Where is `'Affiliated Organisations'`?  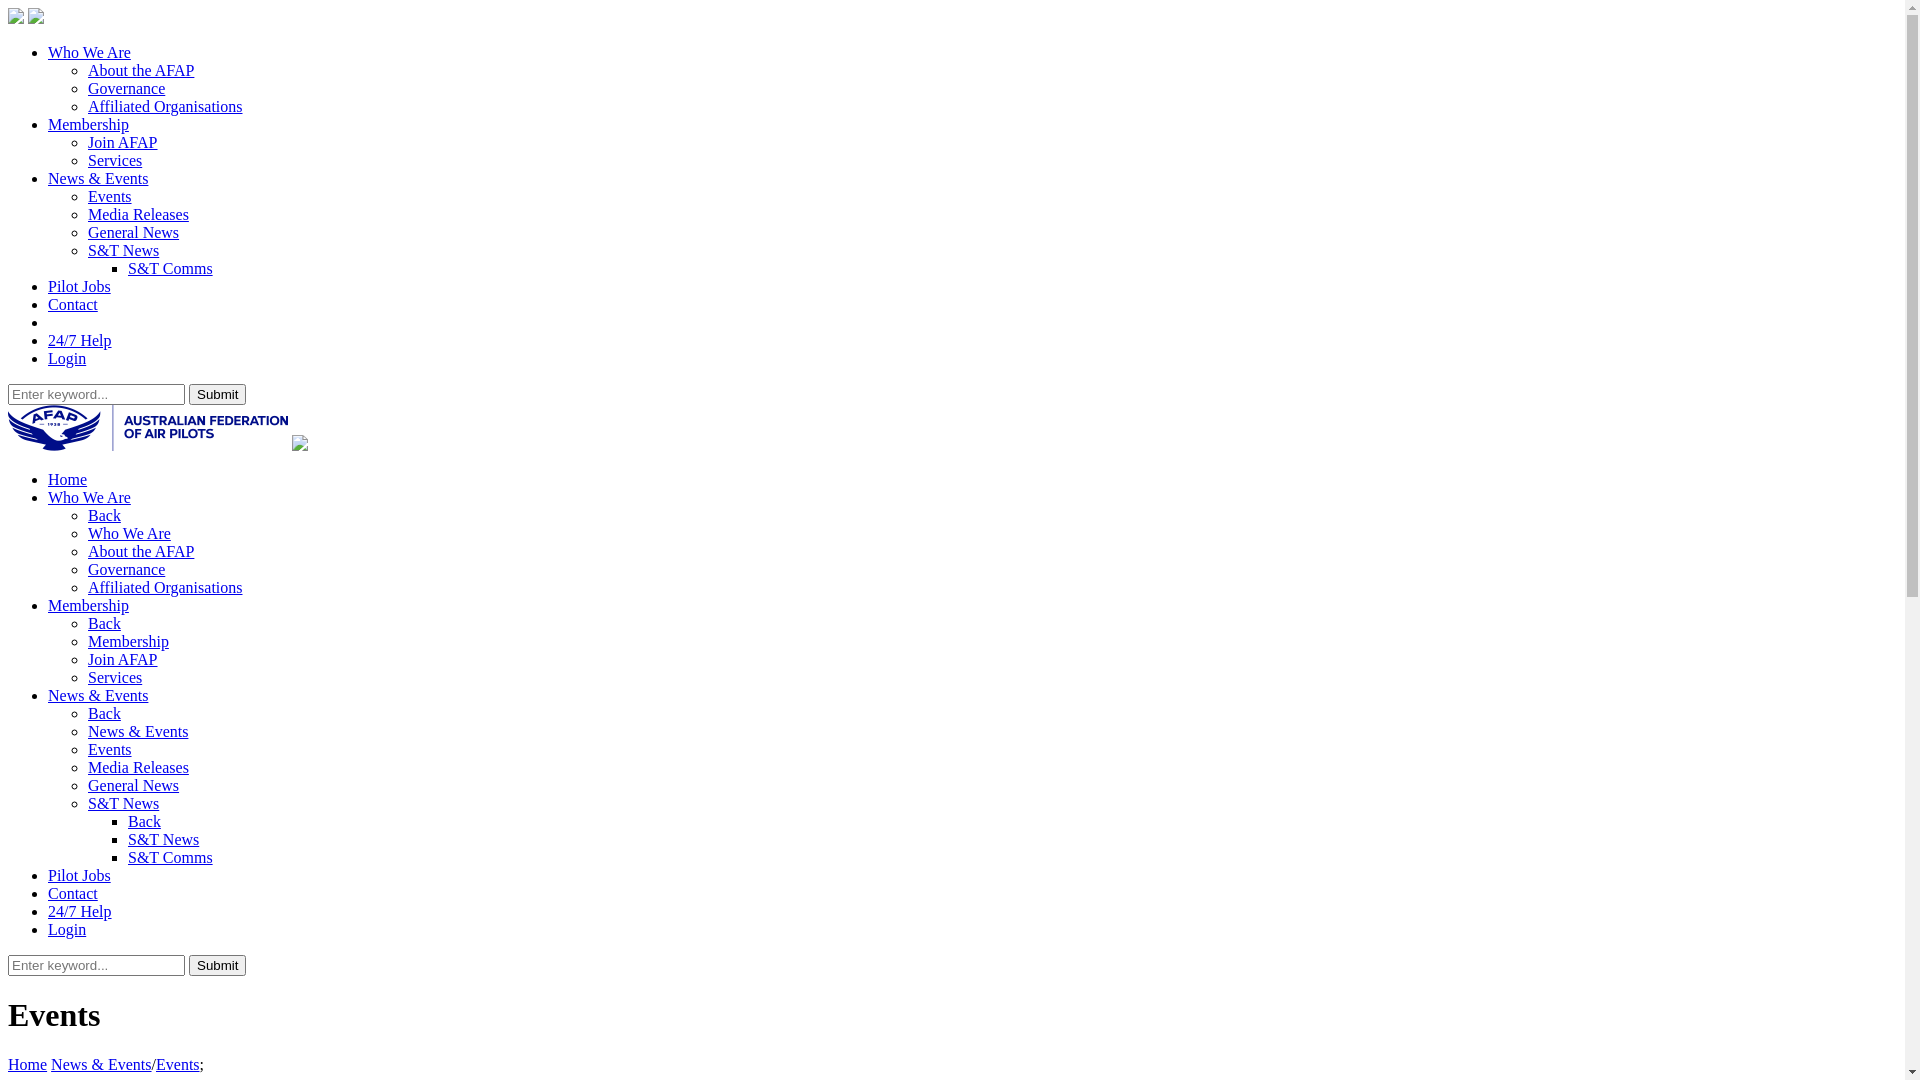
'Affiliated Organisations' is located at coordinates (165, 106).